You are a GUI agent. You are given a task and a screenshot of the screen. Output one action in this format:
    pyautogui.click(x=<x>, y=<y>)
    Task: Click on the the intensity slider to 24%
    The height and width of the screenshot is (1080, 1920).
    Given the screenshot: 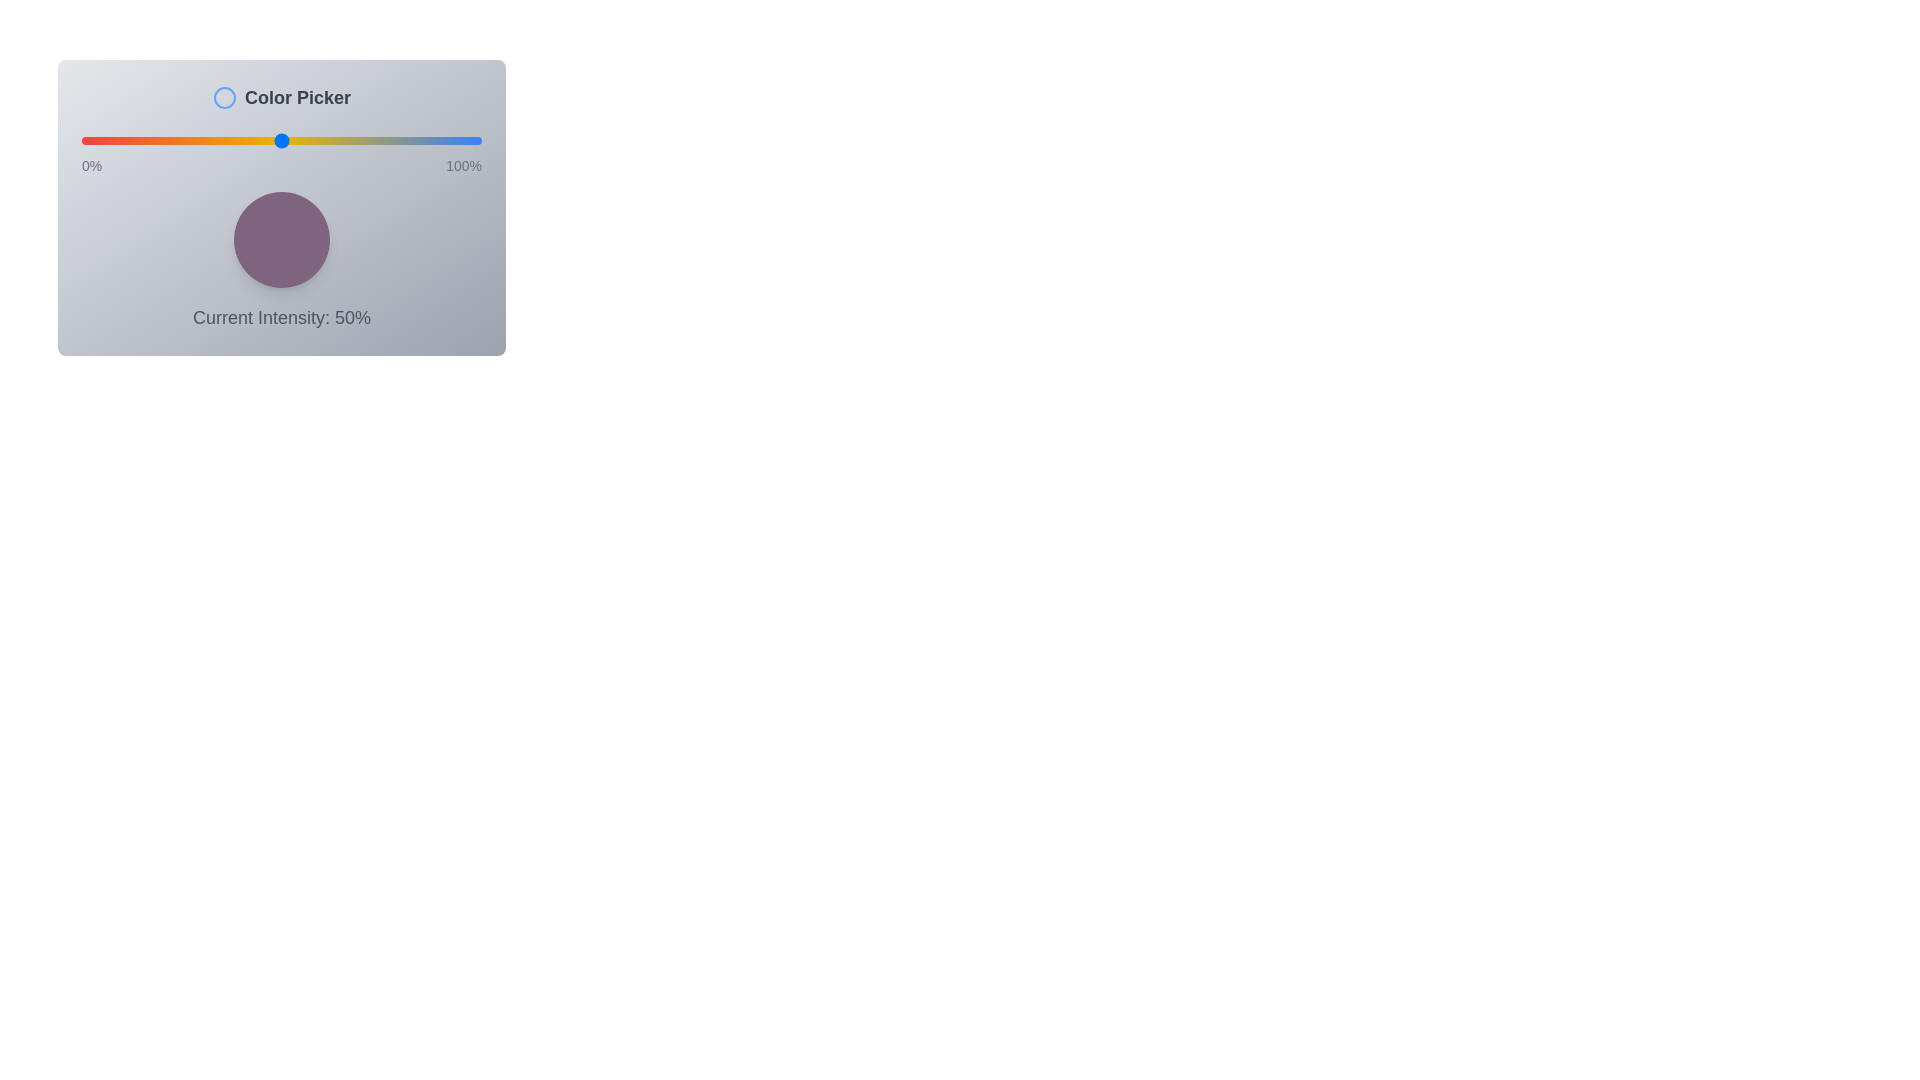 What is the action you would take?
    pyautogui.click(x=177, y=140)
    